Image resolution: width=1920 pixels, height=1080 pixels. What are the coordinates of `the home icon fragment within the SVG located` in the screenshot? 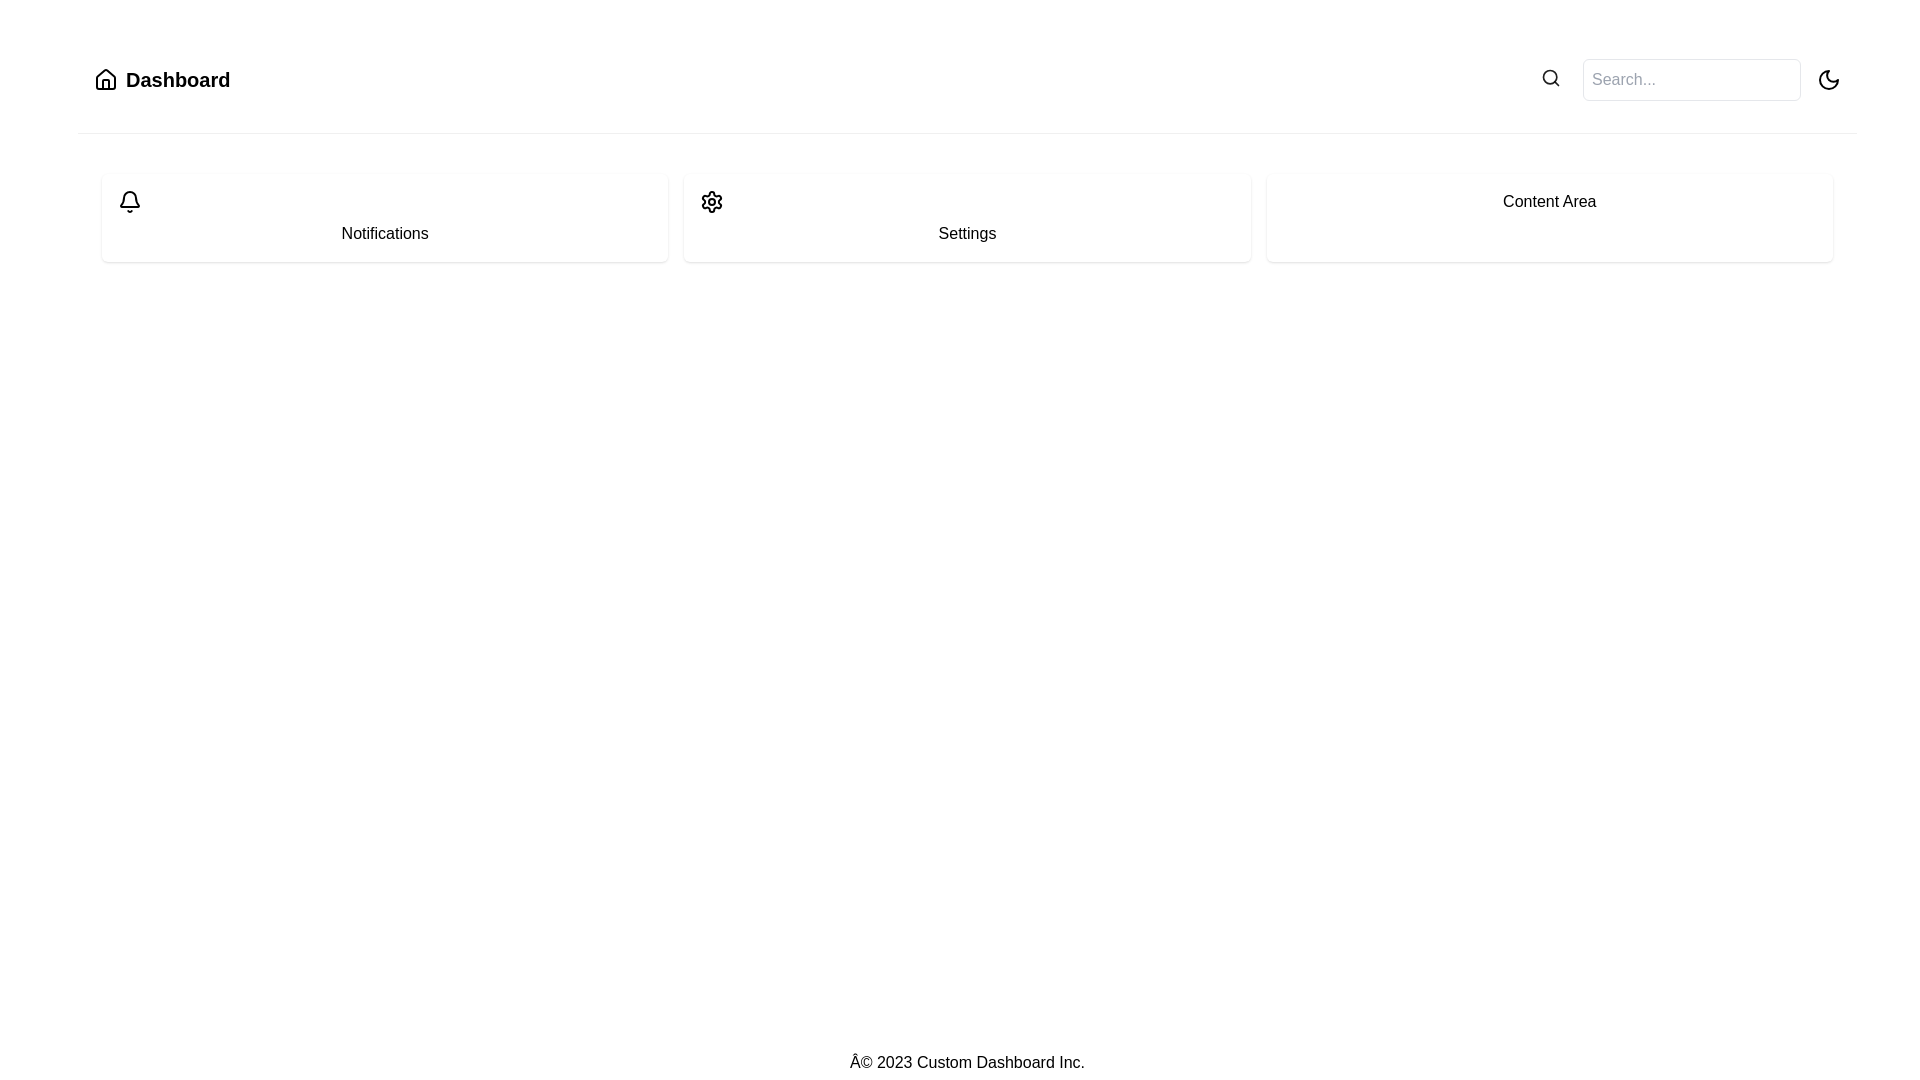 It's located at (104, 77).